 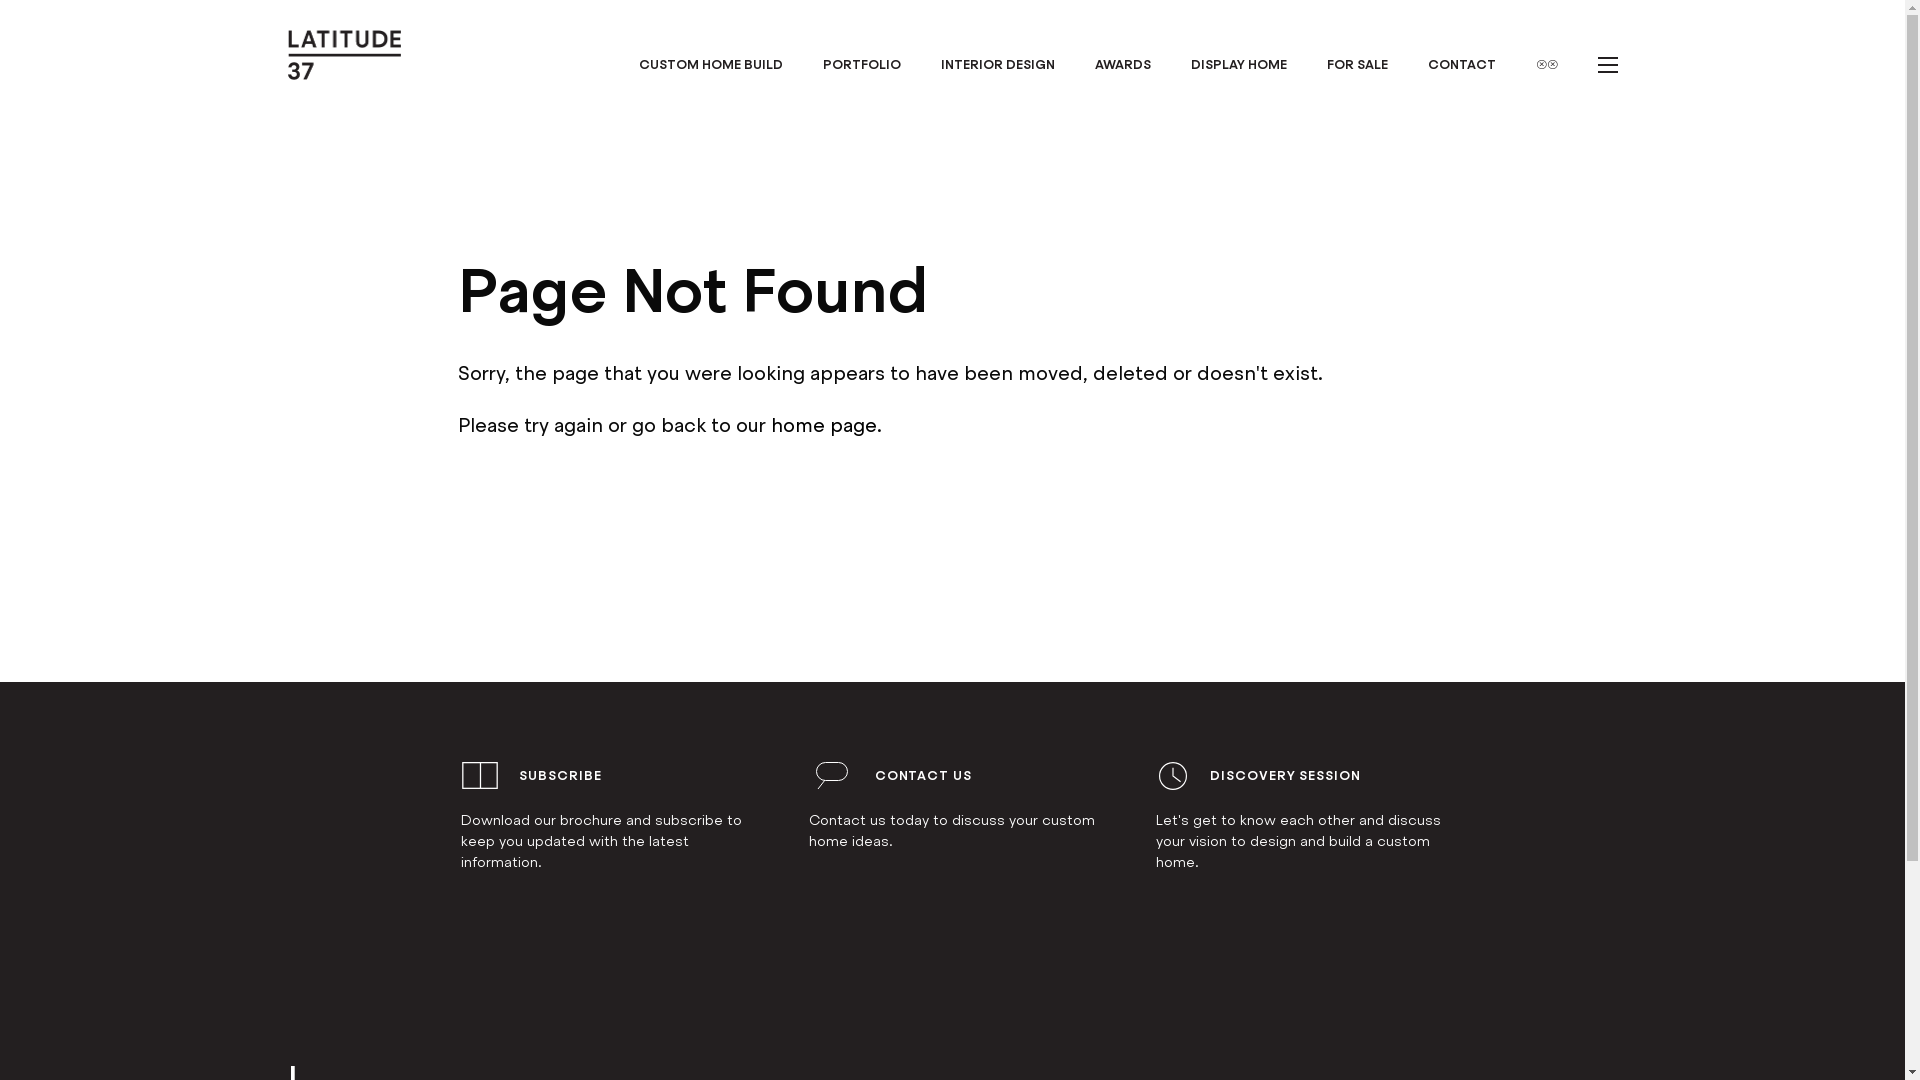 I want to click on 'FOR SALE', so click(x=1325, y=64).